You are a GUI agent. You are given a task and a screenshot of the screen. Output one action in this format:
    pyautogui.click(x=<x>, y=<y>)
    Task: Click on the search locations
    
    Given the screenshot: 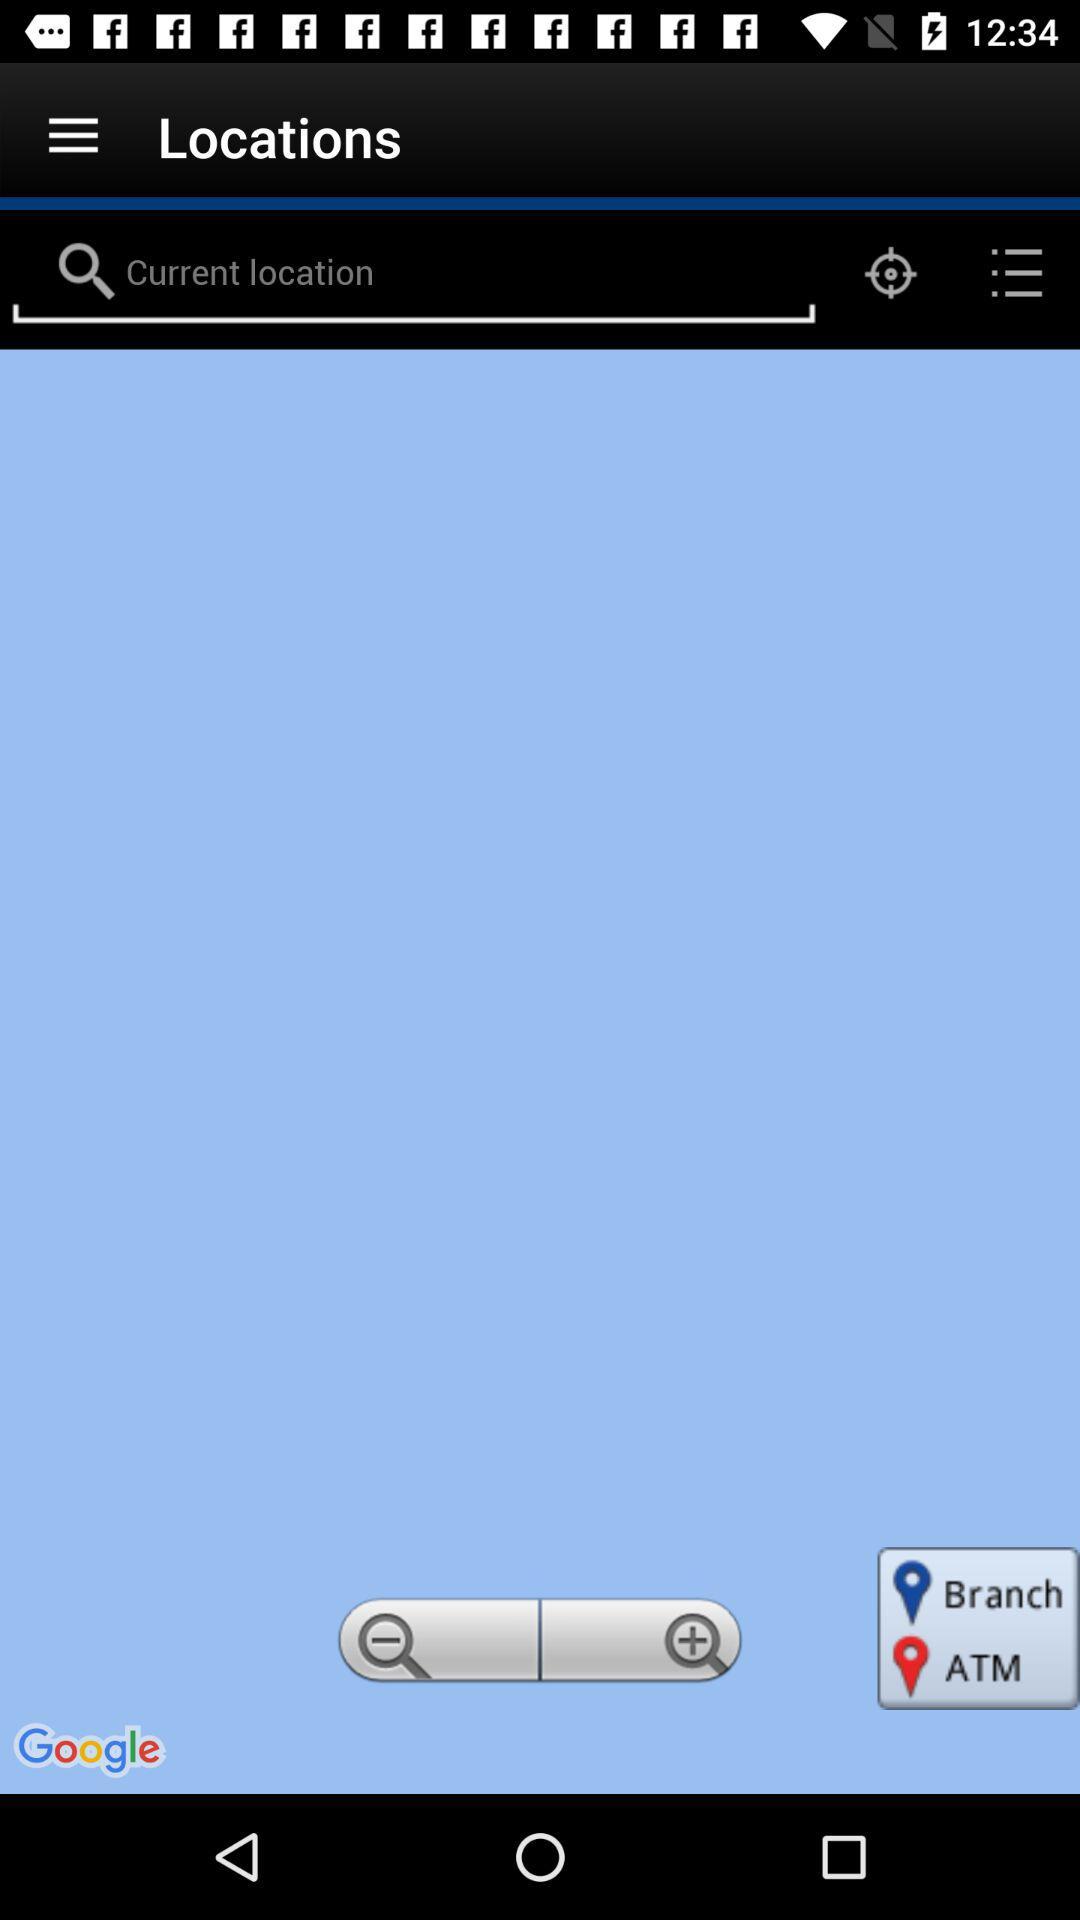 What is the action you would take?
    pyautogui.click(x=412, y=272)
    